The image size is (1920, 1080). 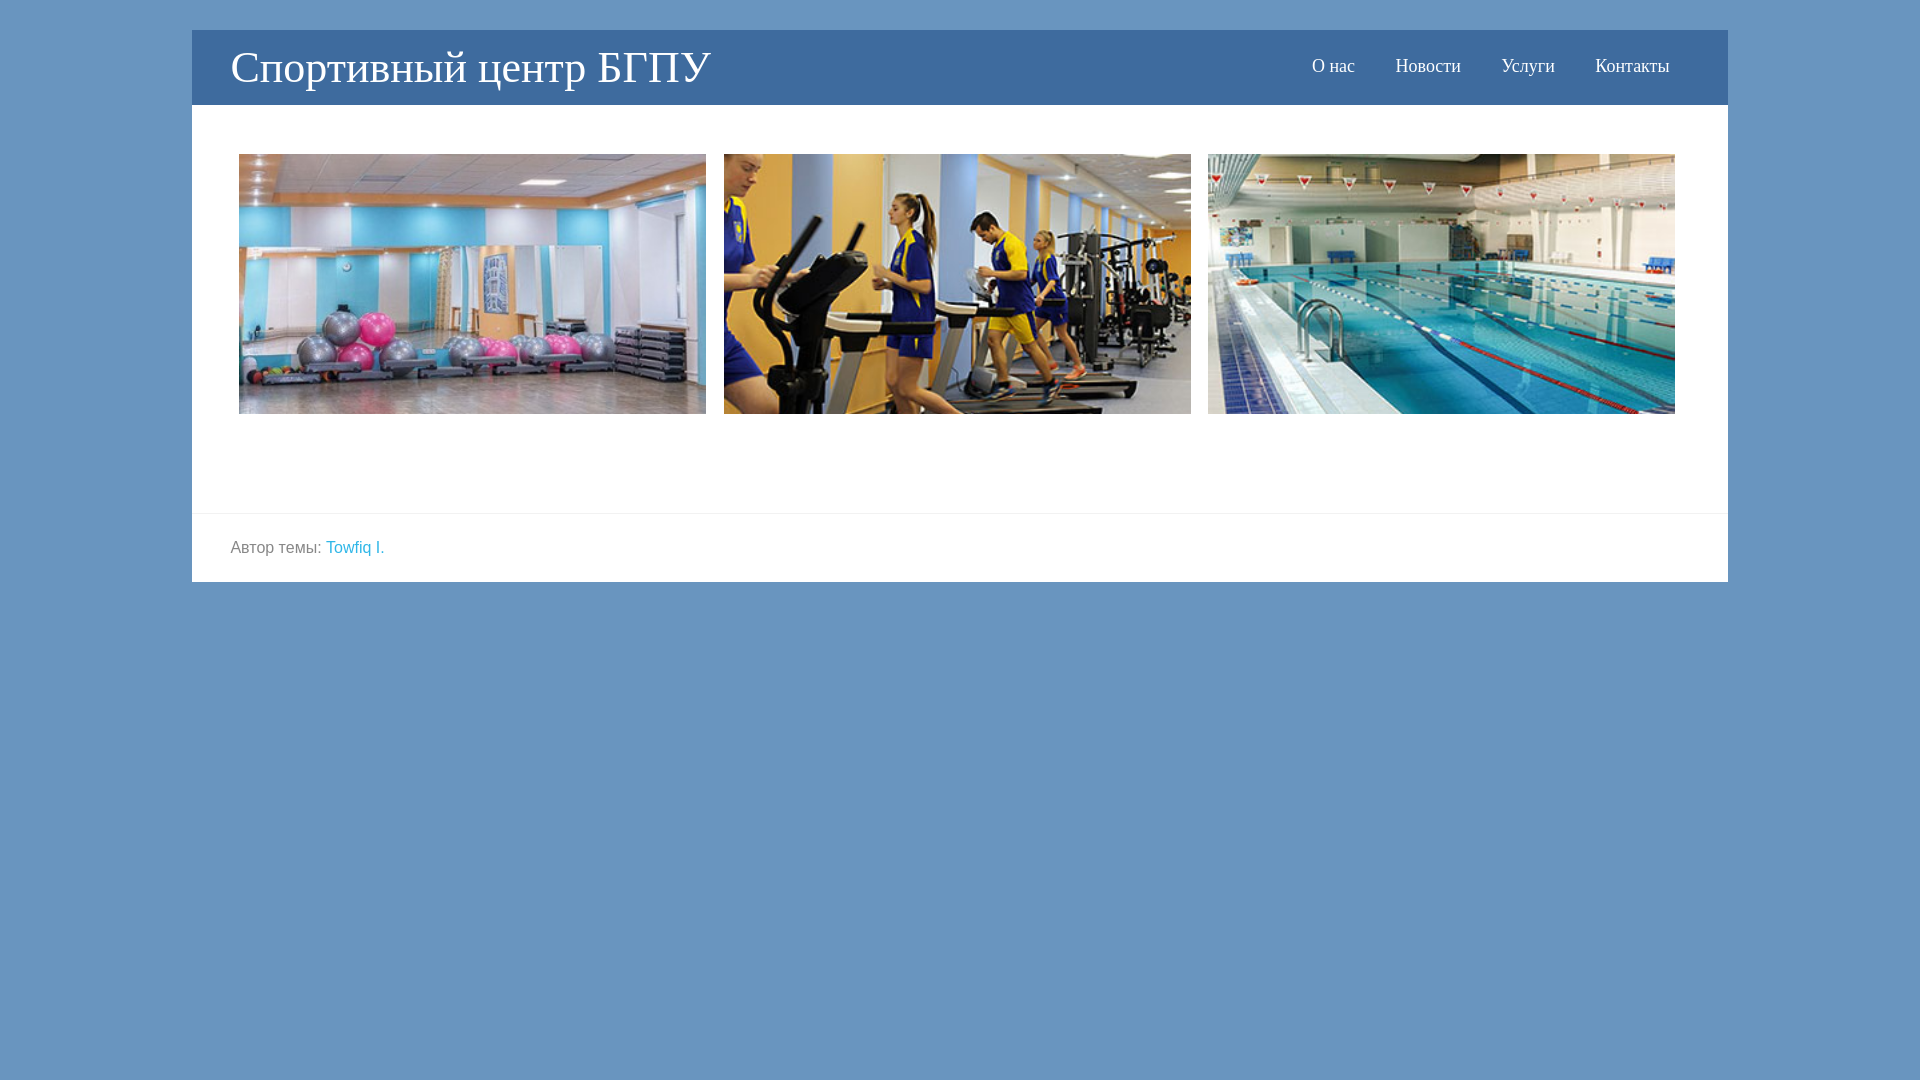 I want to click on 'Towfiq I.', so click(x=355, y=546).